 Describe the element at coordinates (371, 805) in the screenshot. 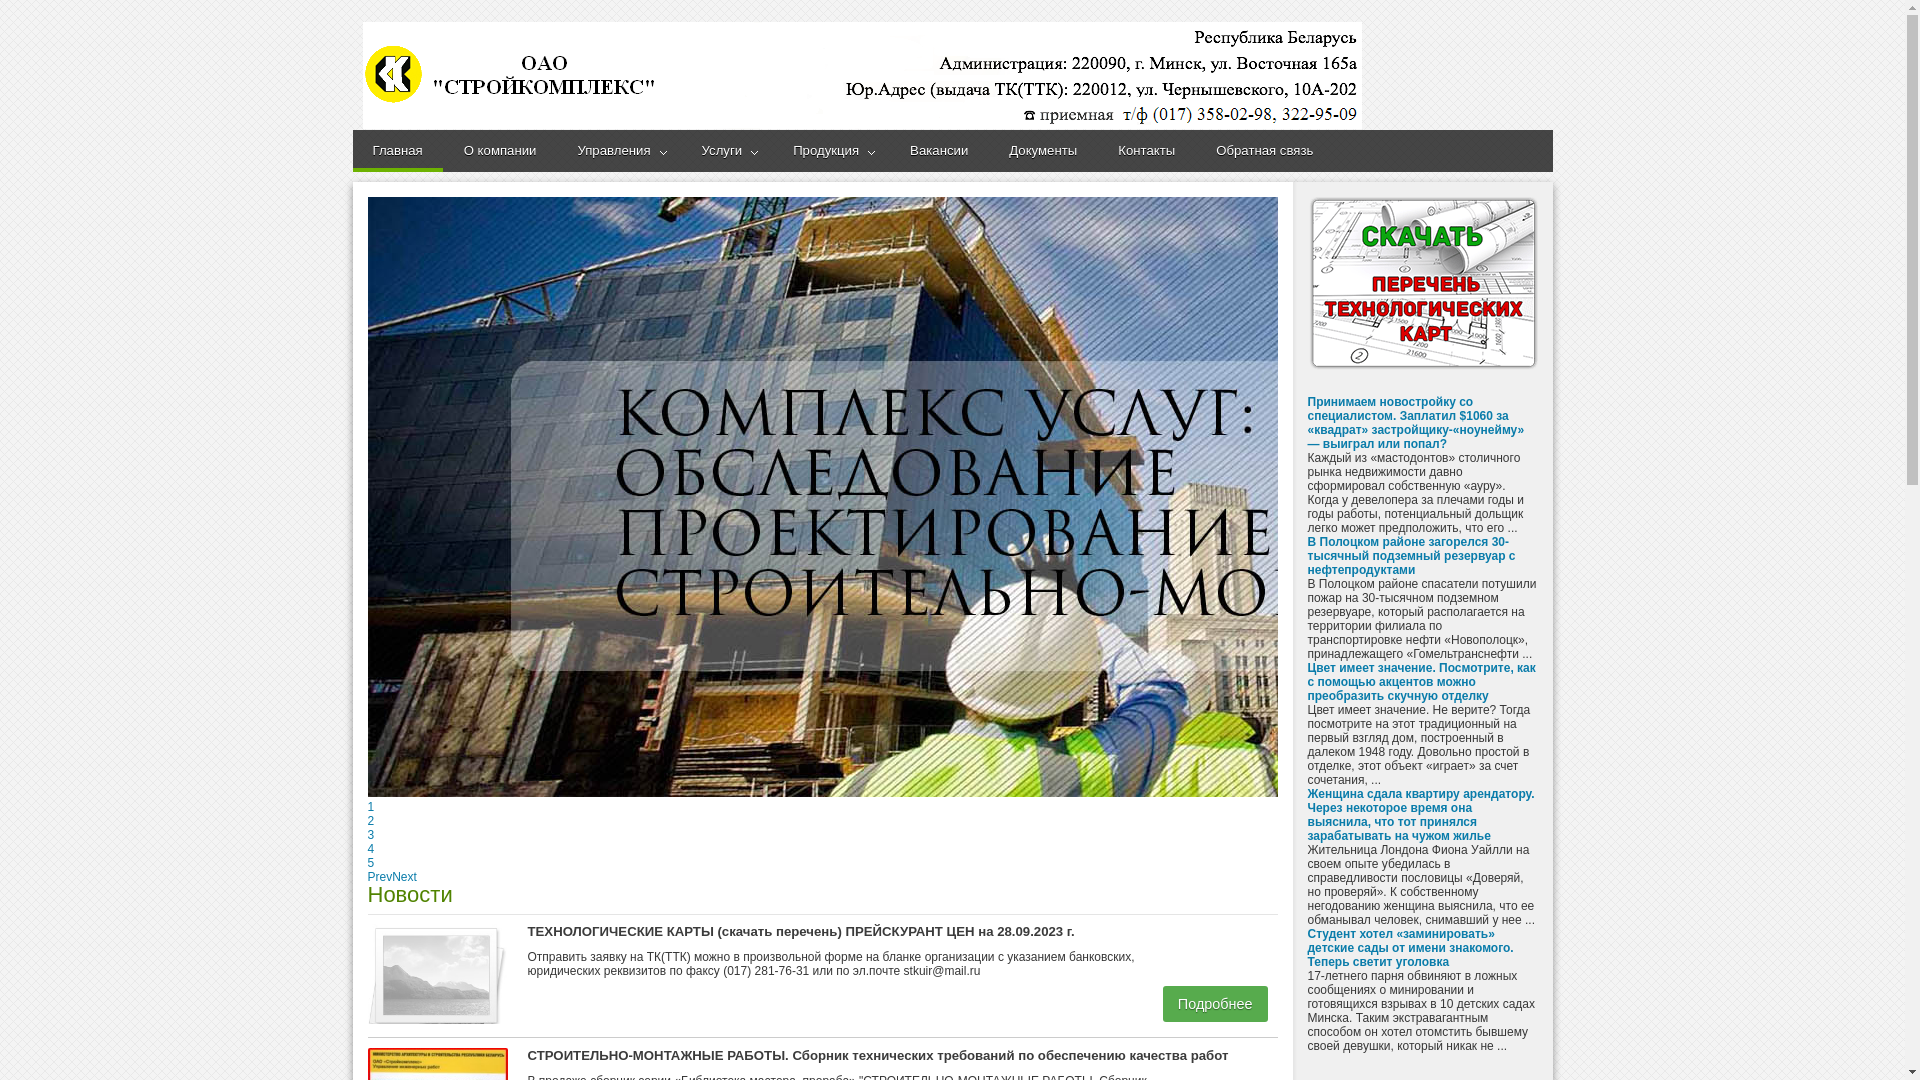

I see `'1'` at that location.